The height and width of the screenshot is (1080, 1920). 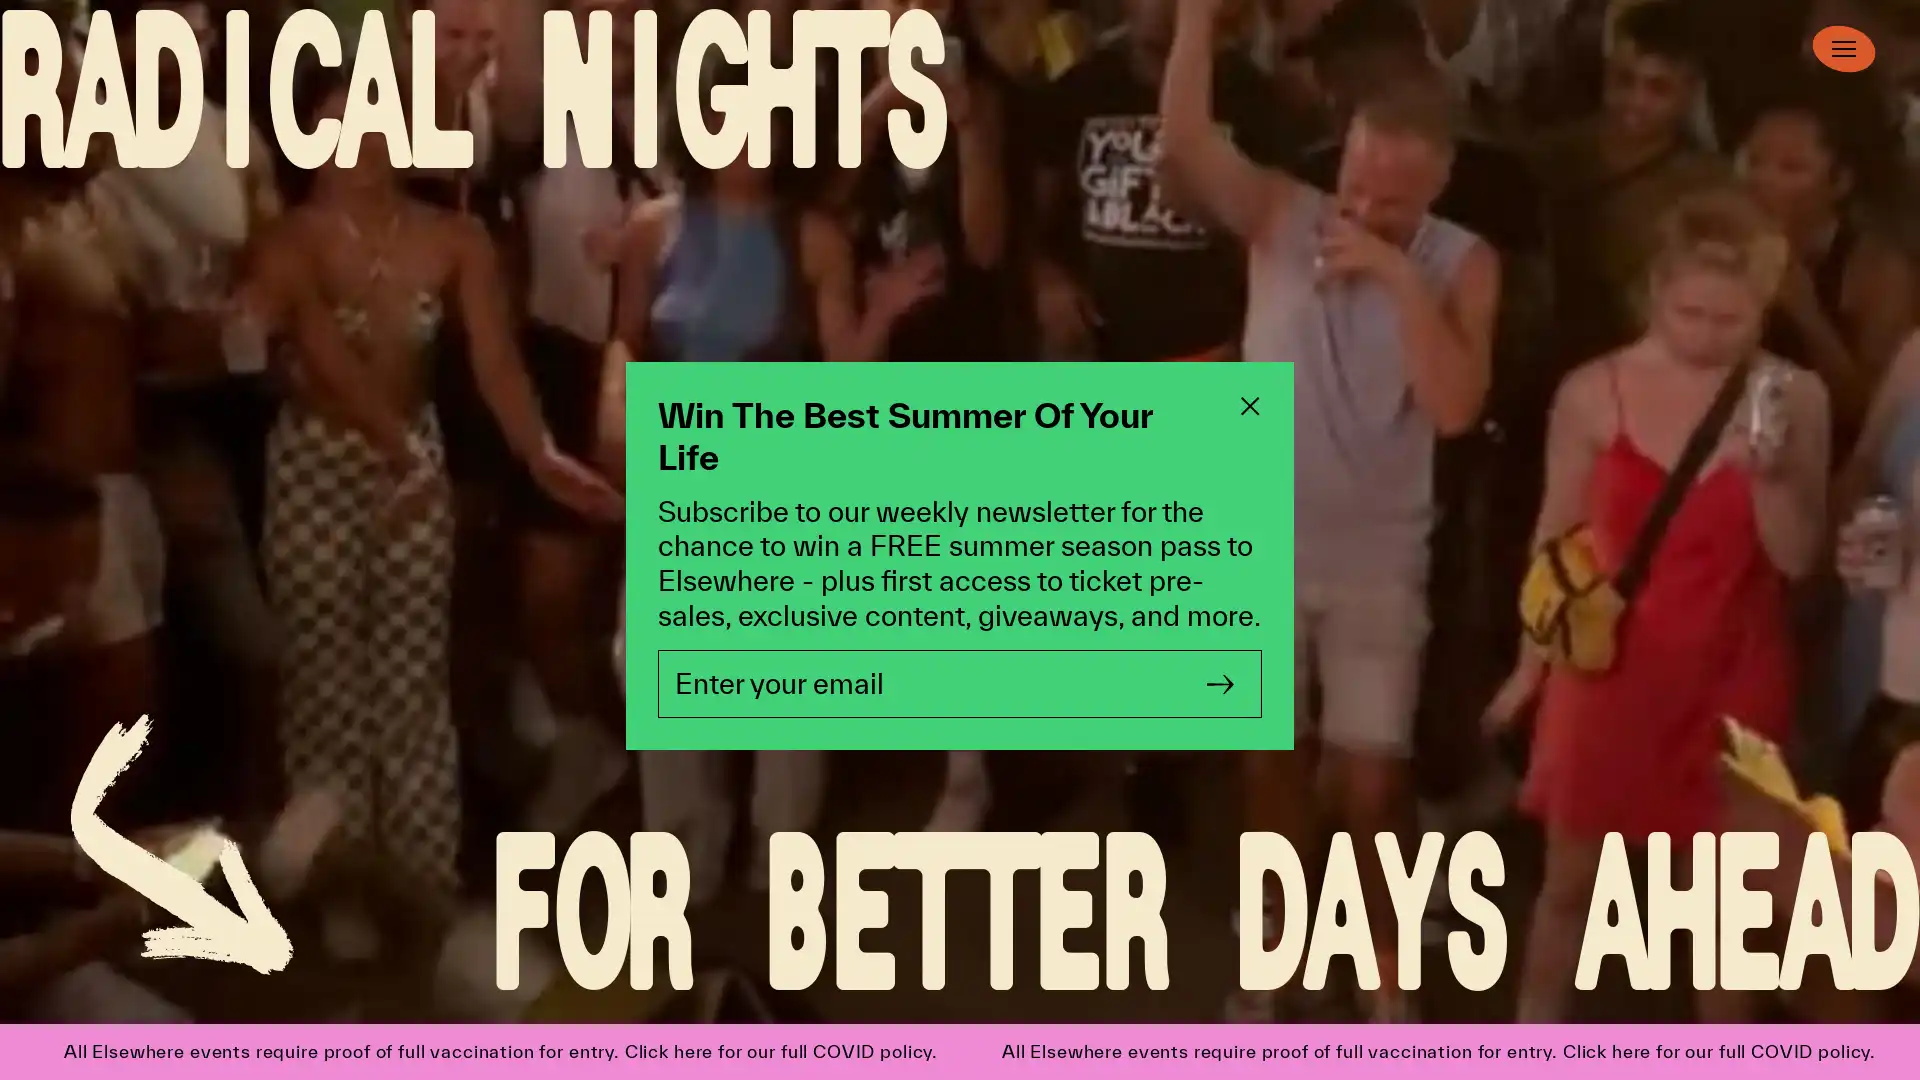 I want to click on Submit, so click(x=1218, y=682).